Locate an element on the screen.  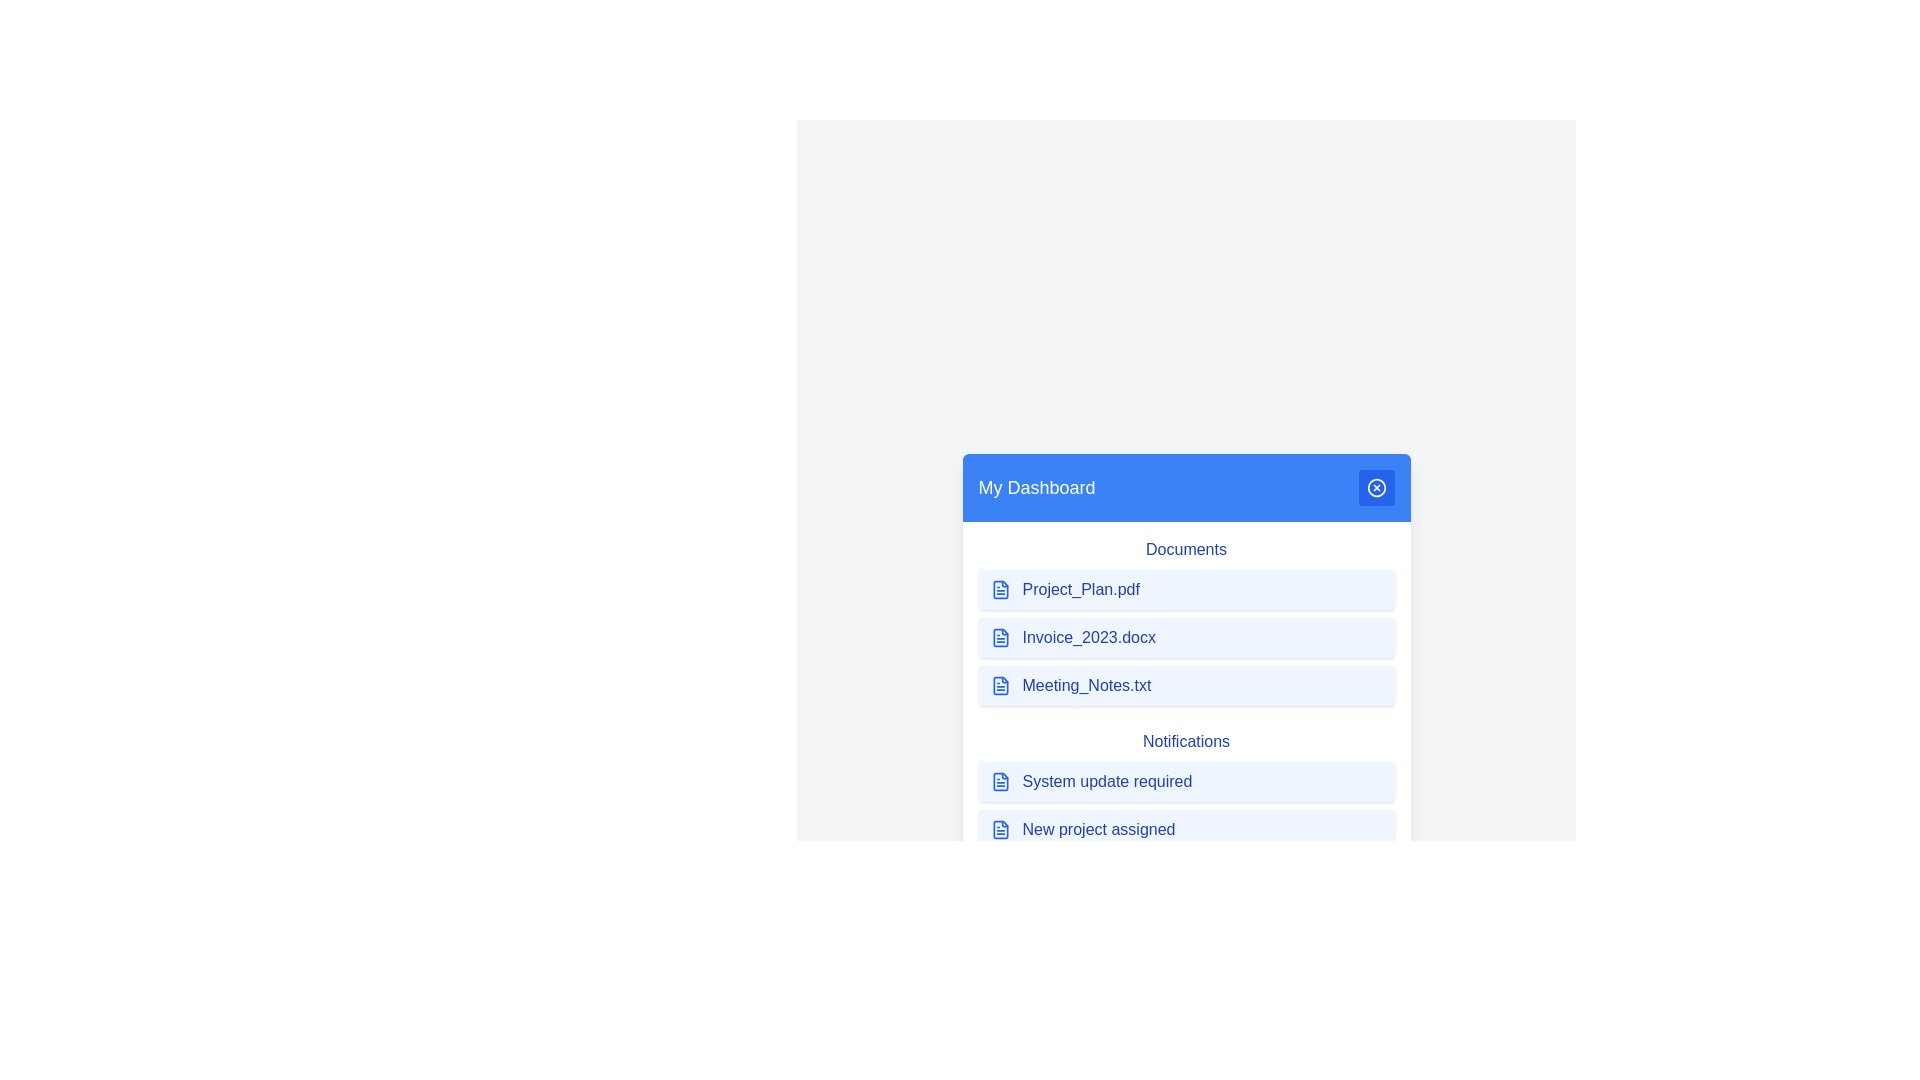
the toggle button in the menu header to toggle its open/close state is located at coordinates (1375, 488).